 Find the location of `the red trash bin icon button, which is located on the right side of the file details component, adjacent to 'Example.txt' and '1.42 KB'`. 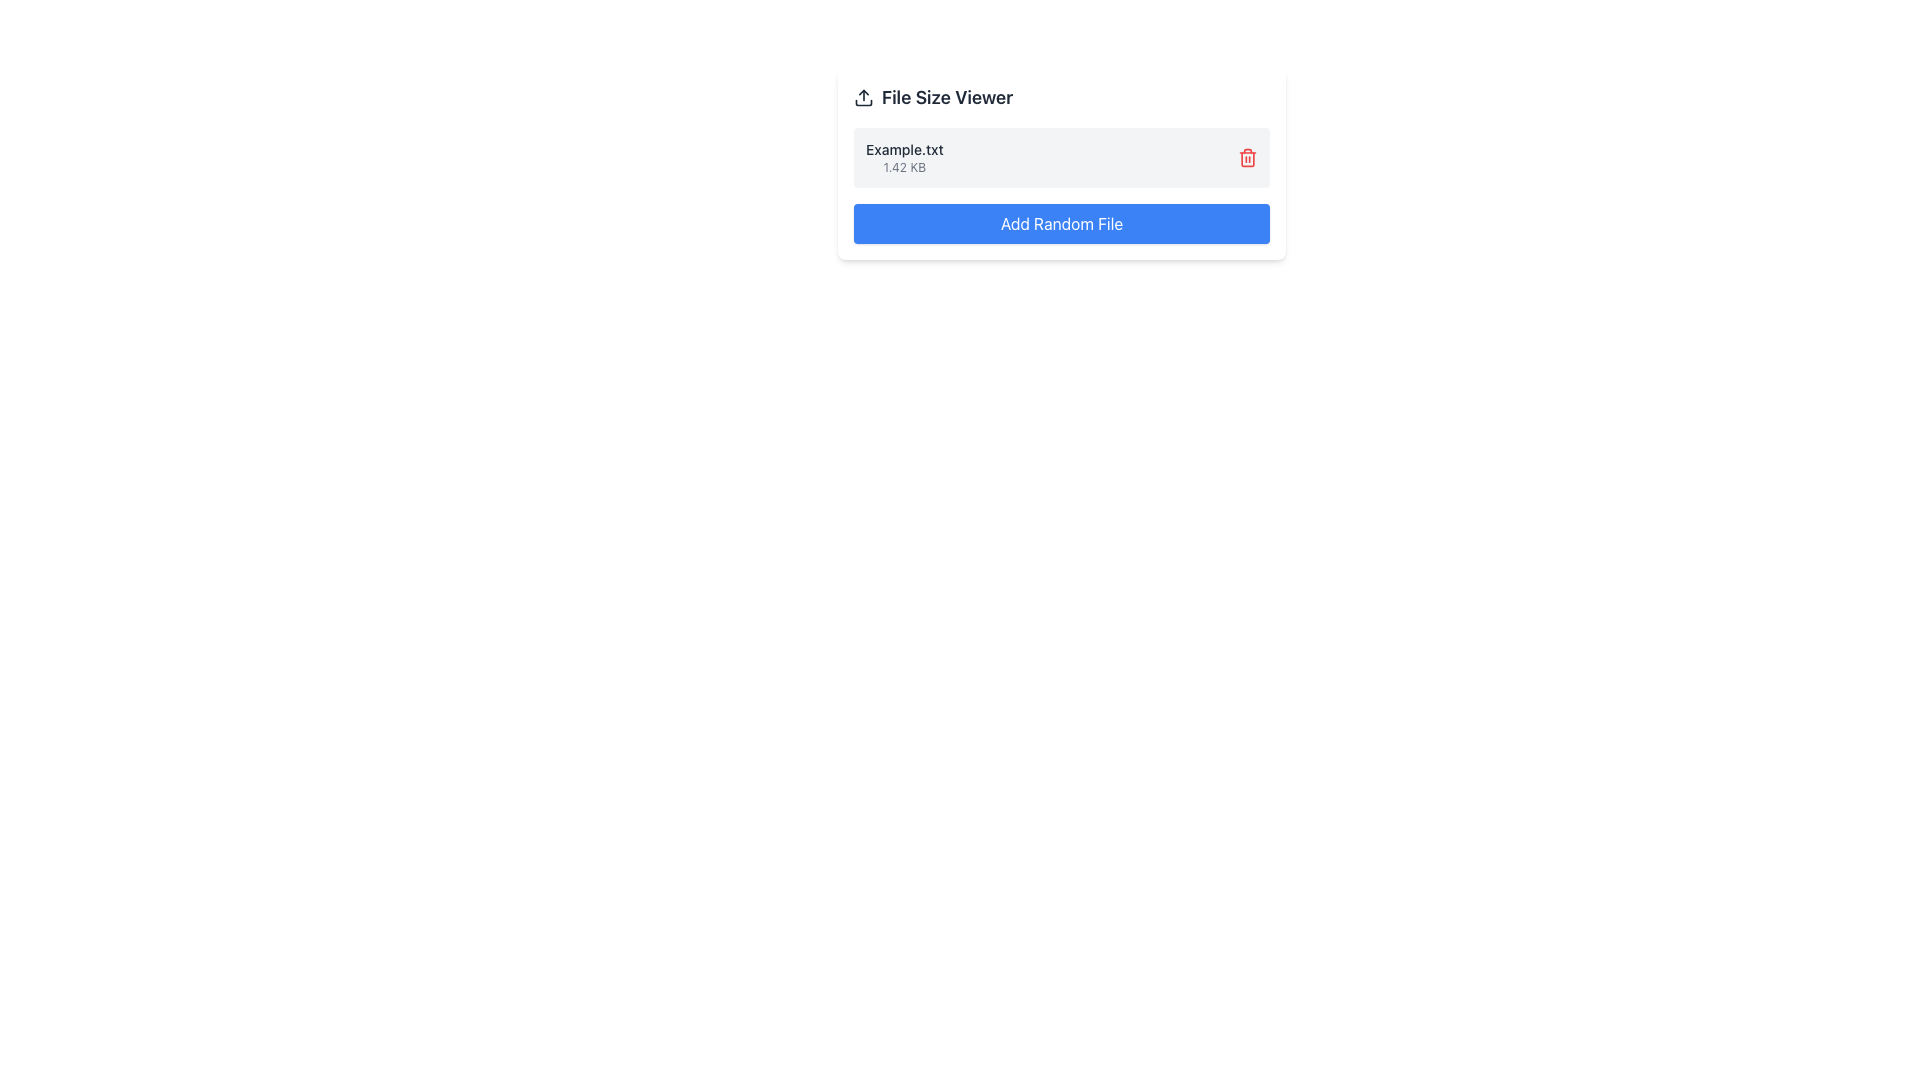

the red trash bin icon button, which is located on the right side of the file details component, adjacent to 'Example.txt' and '1.42 KB' is located at coordinates (1247, 157).